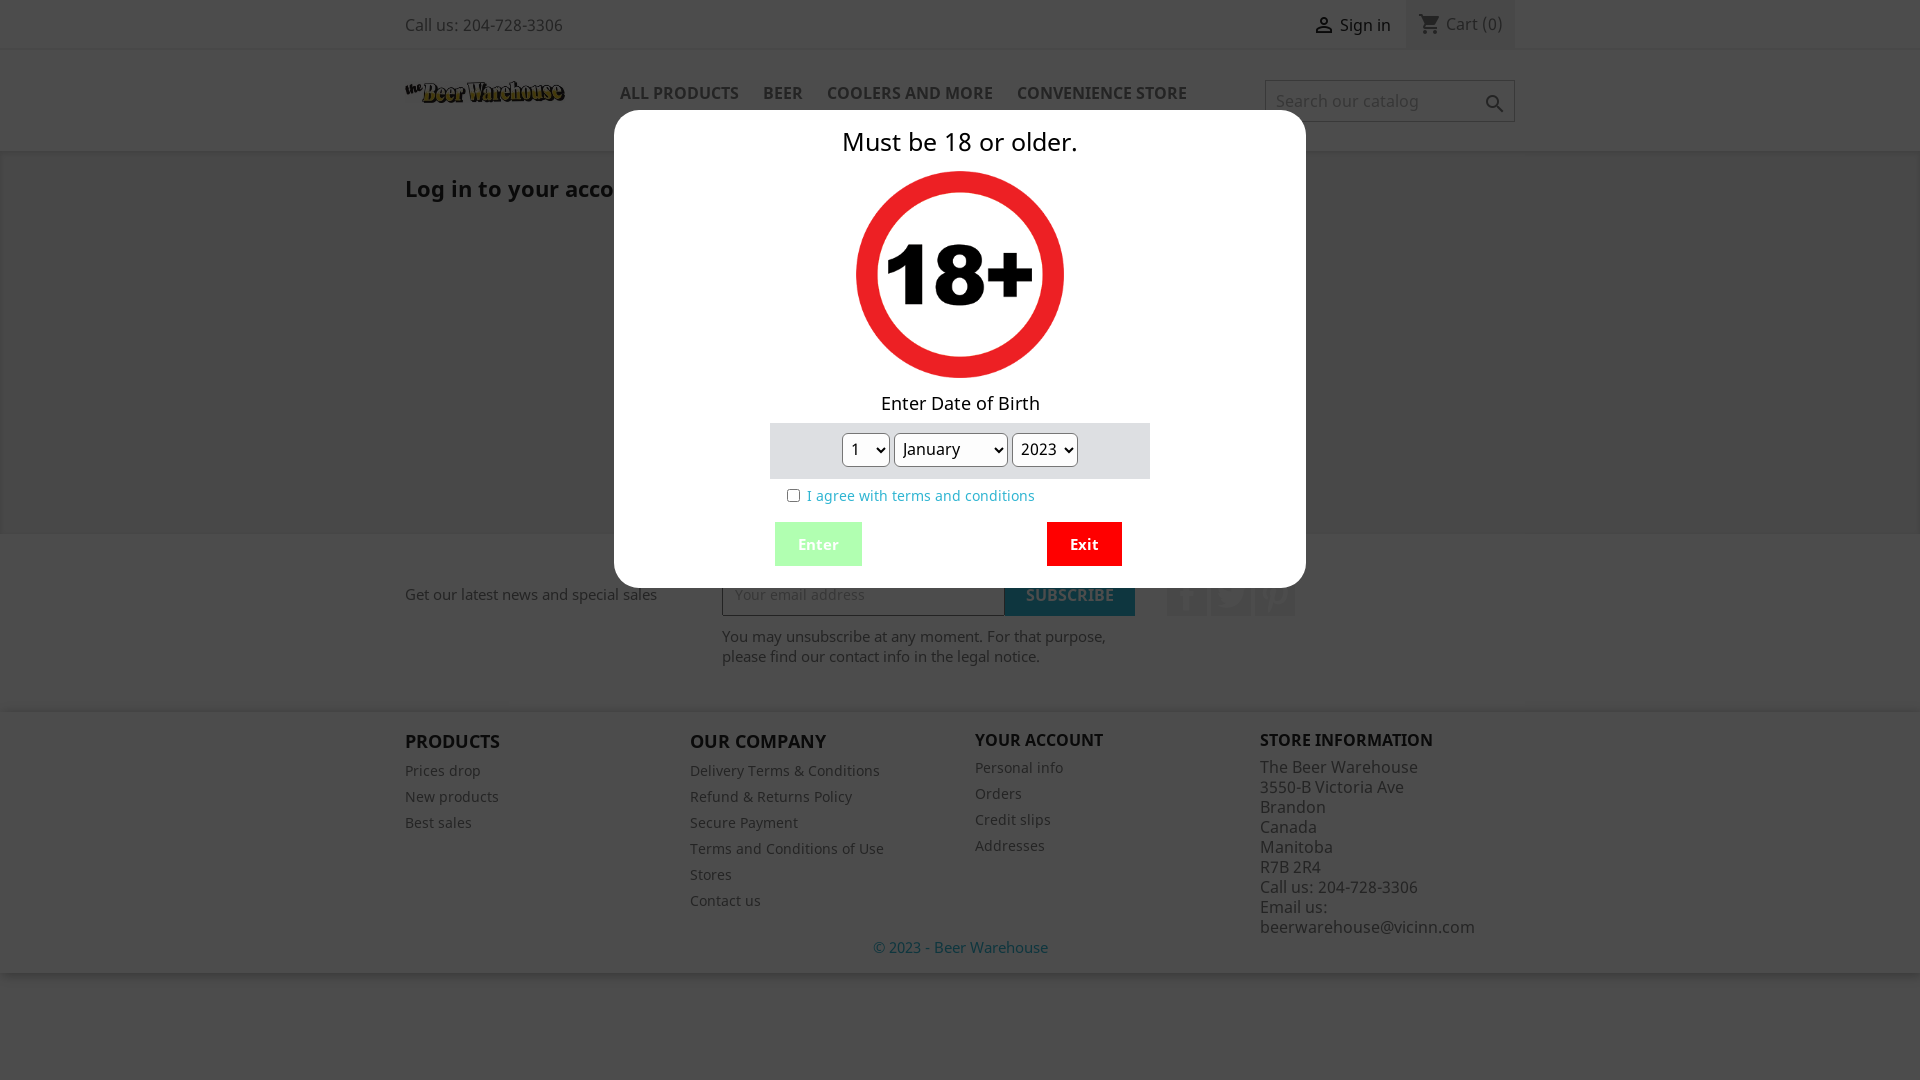  Describe the element at coordinates (909, 94) in the screenshot. I see `'COOLERS AND MORE'` at that location.